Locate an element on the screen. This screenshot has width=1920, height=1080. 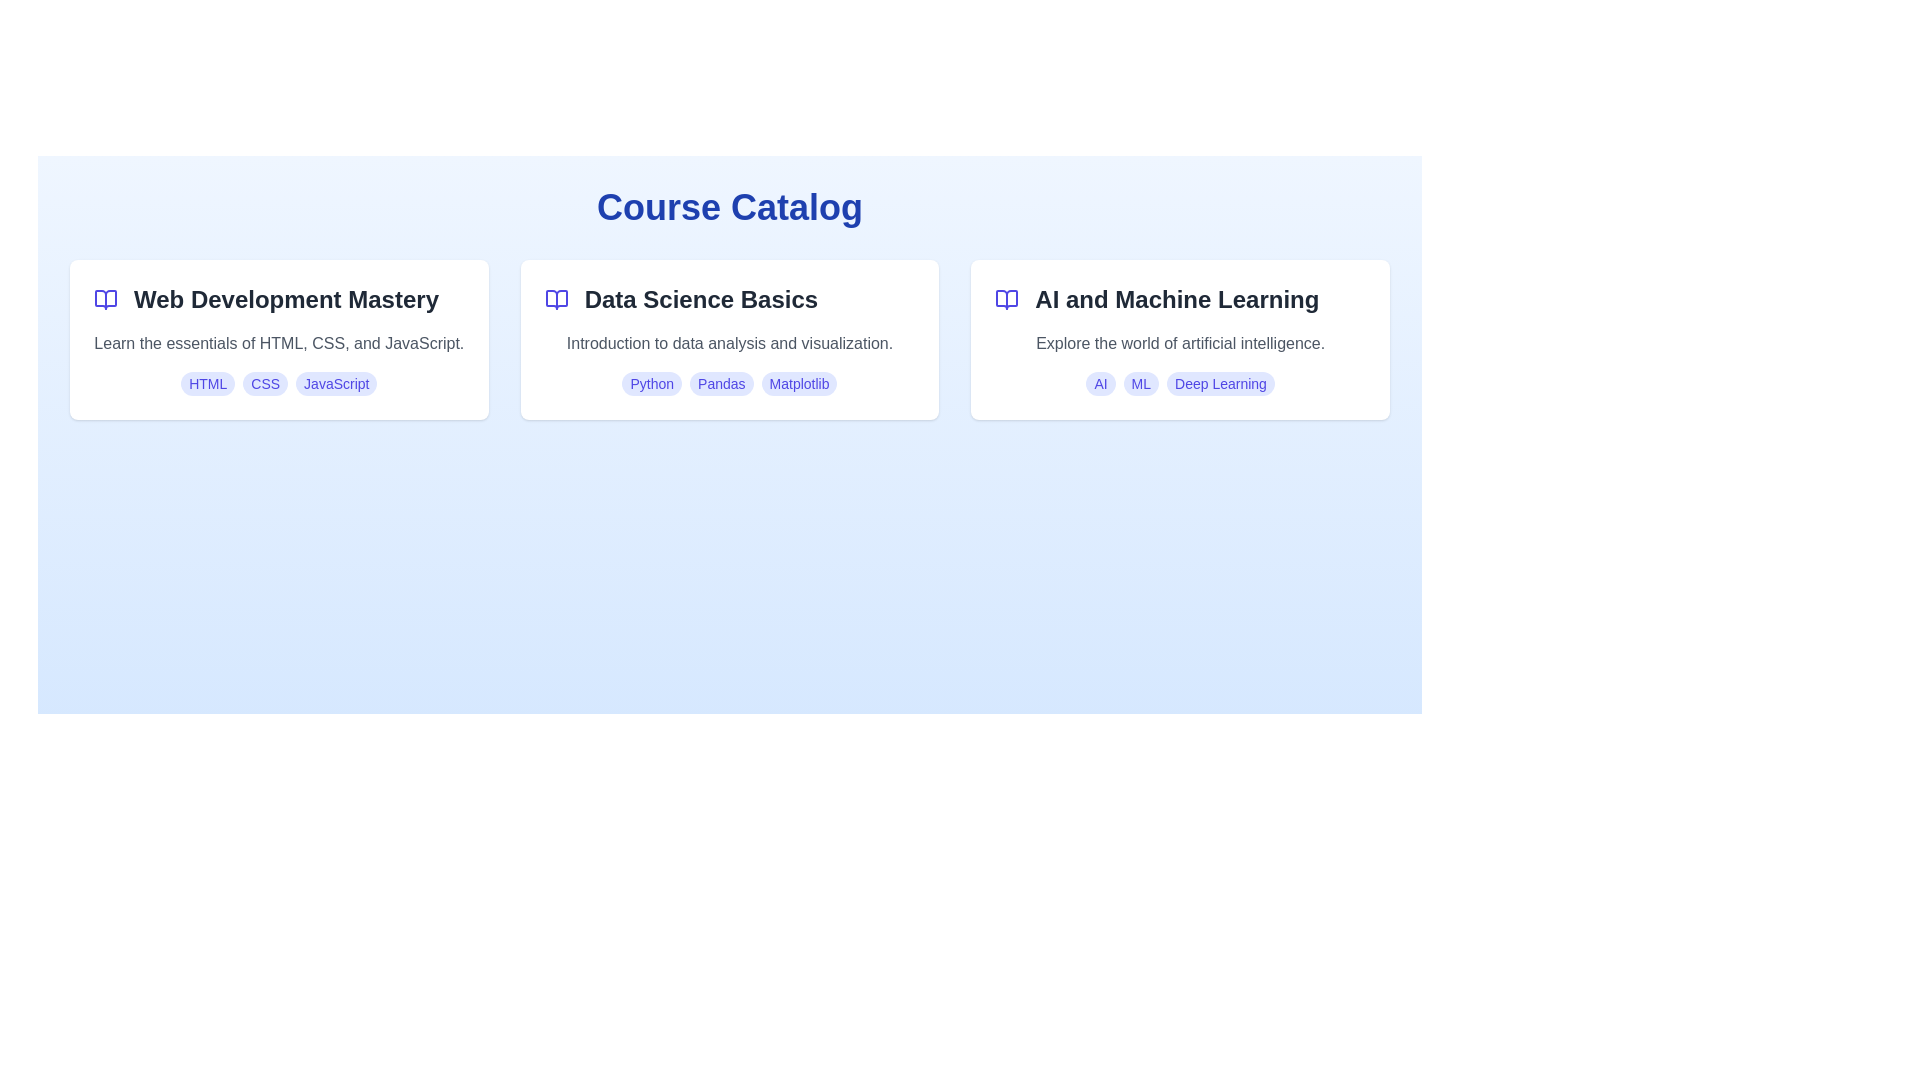
the icon representing the 'AI and Machine Learning' topic, located at the top-left corner of the rightmost card before the text 'AI and Machine Learning' is located at coordinates (1007, 300).